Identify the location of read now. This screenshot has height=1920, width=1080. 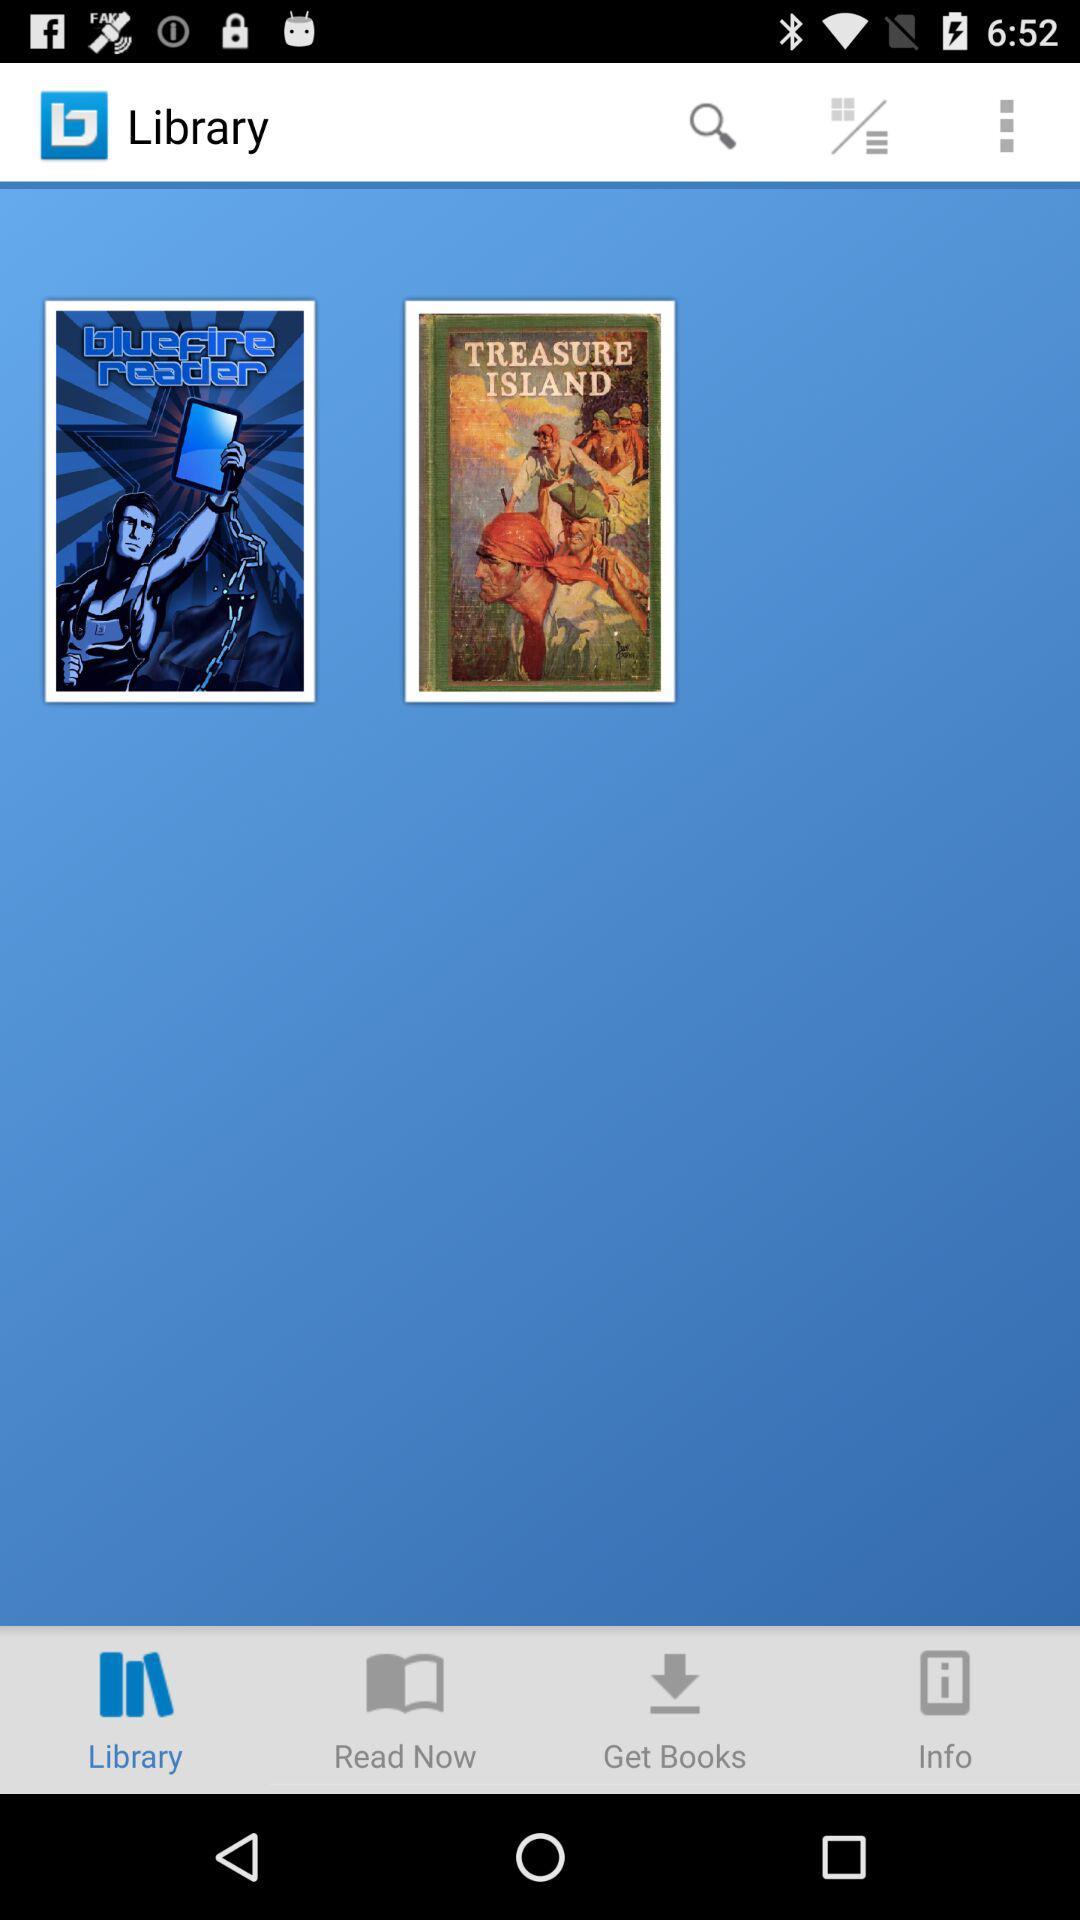
(405, 1708).